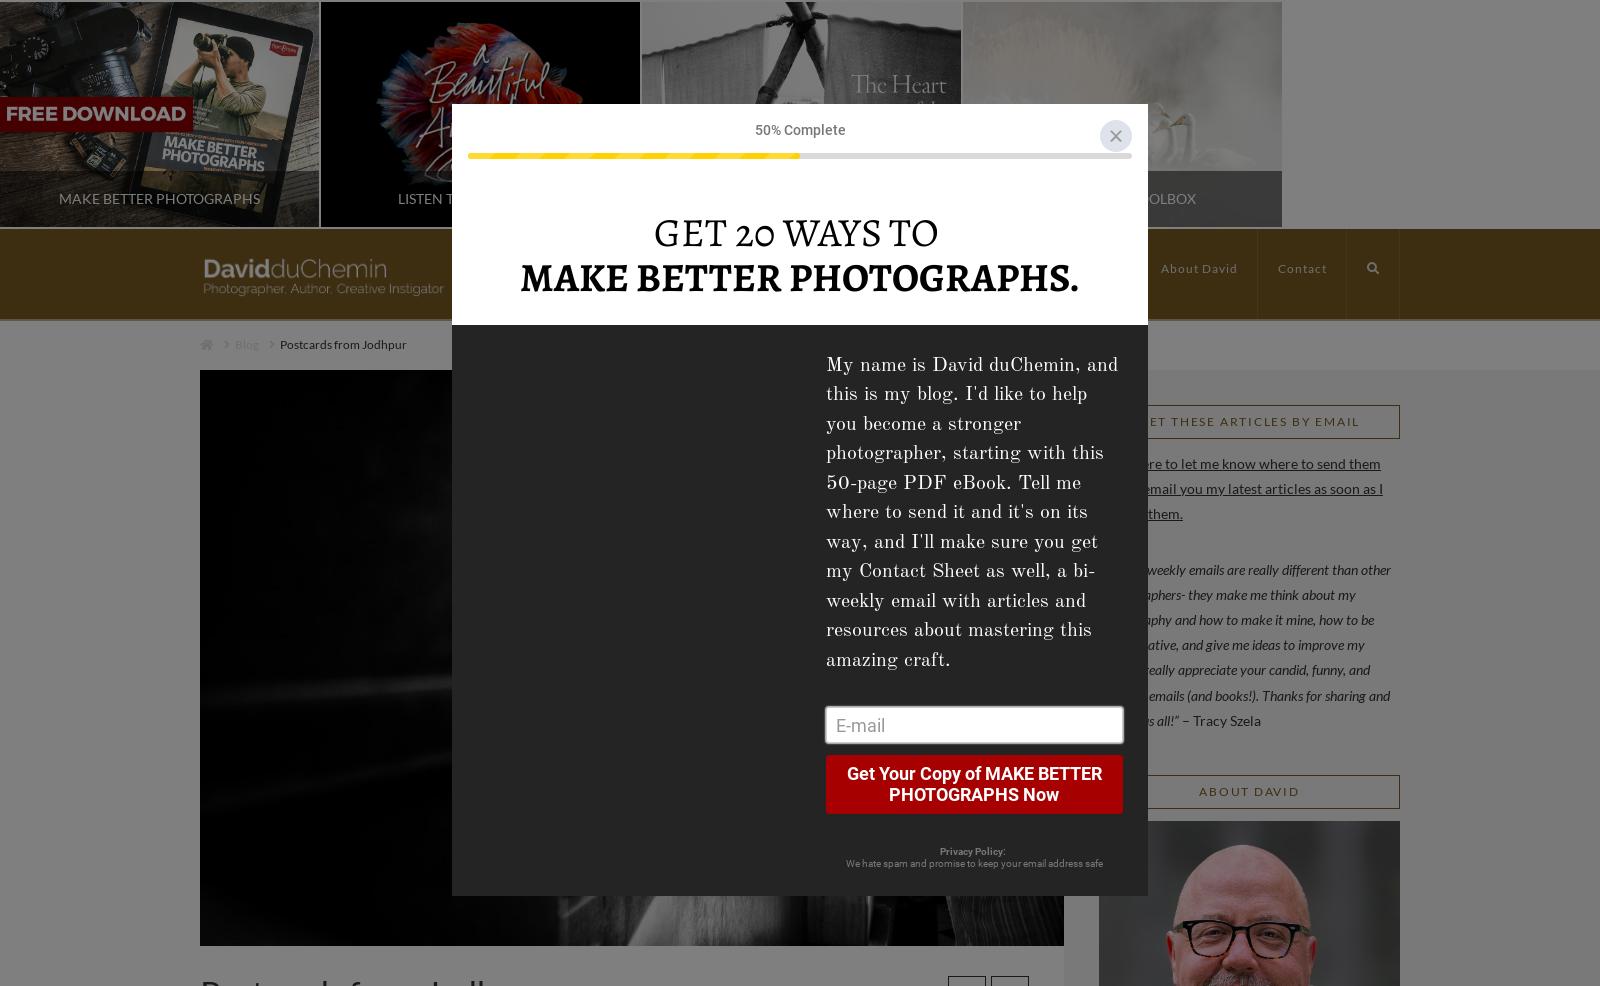 The image size is (1600, 986). I want to click on 'Postcards from Jodhpur', so click(343, 343).